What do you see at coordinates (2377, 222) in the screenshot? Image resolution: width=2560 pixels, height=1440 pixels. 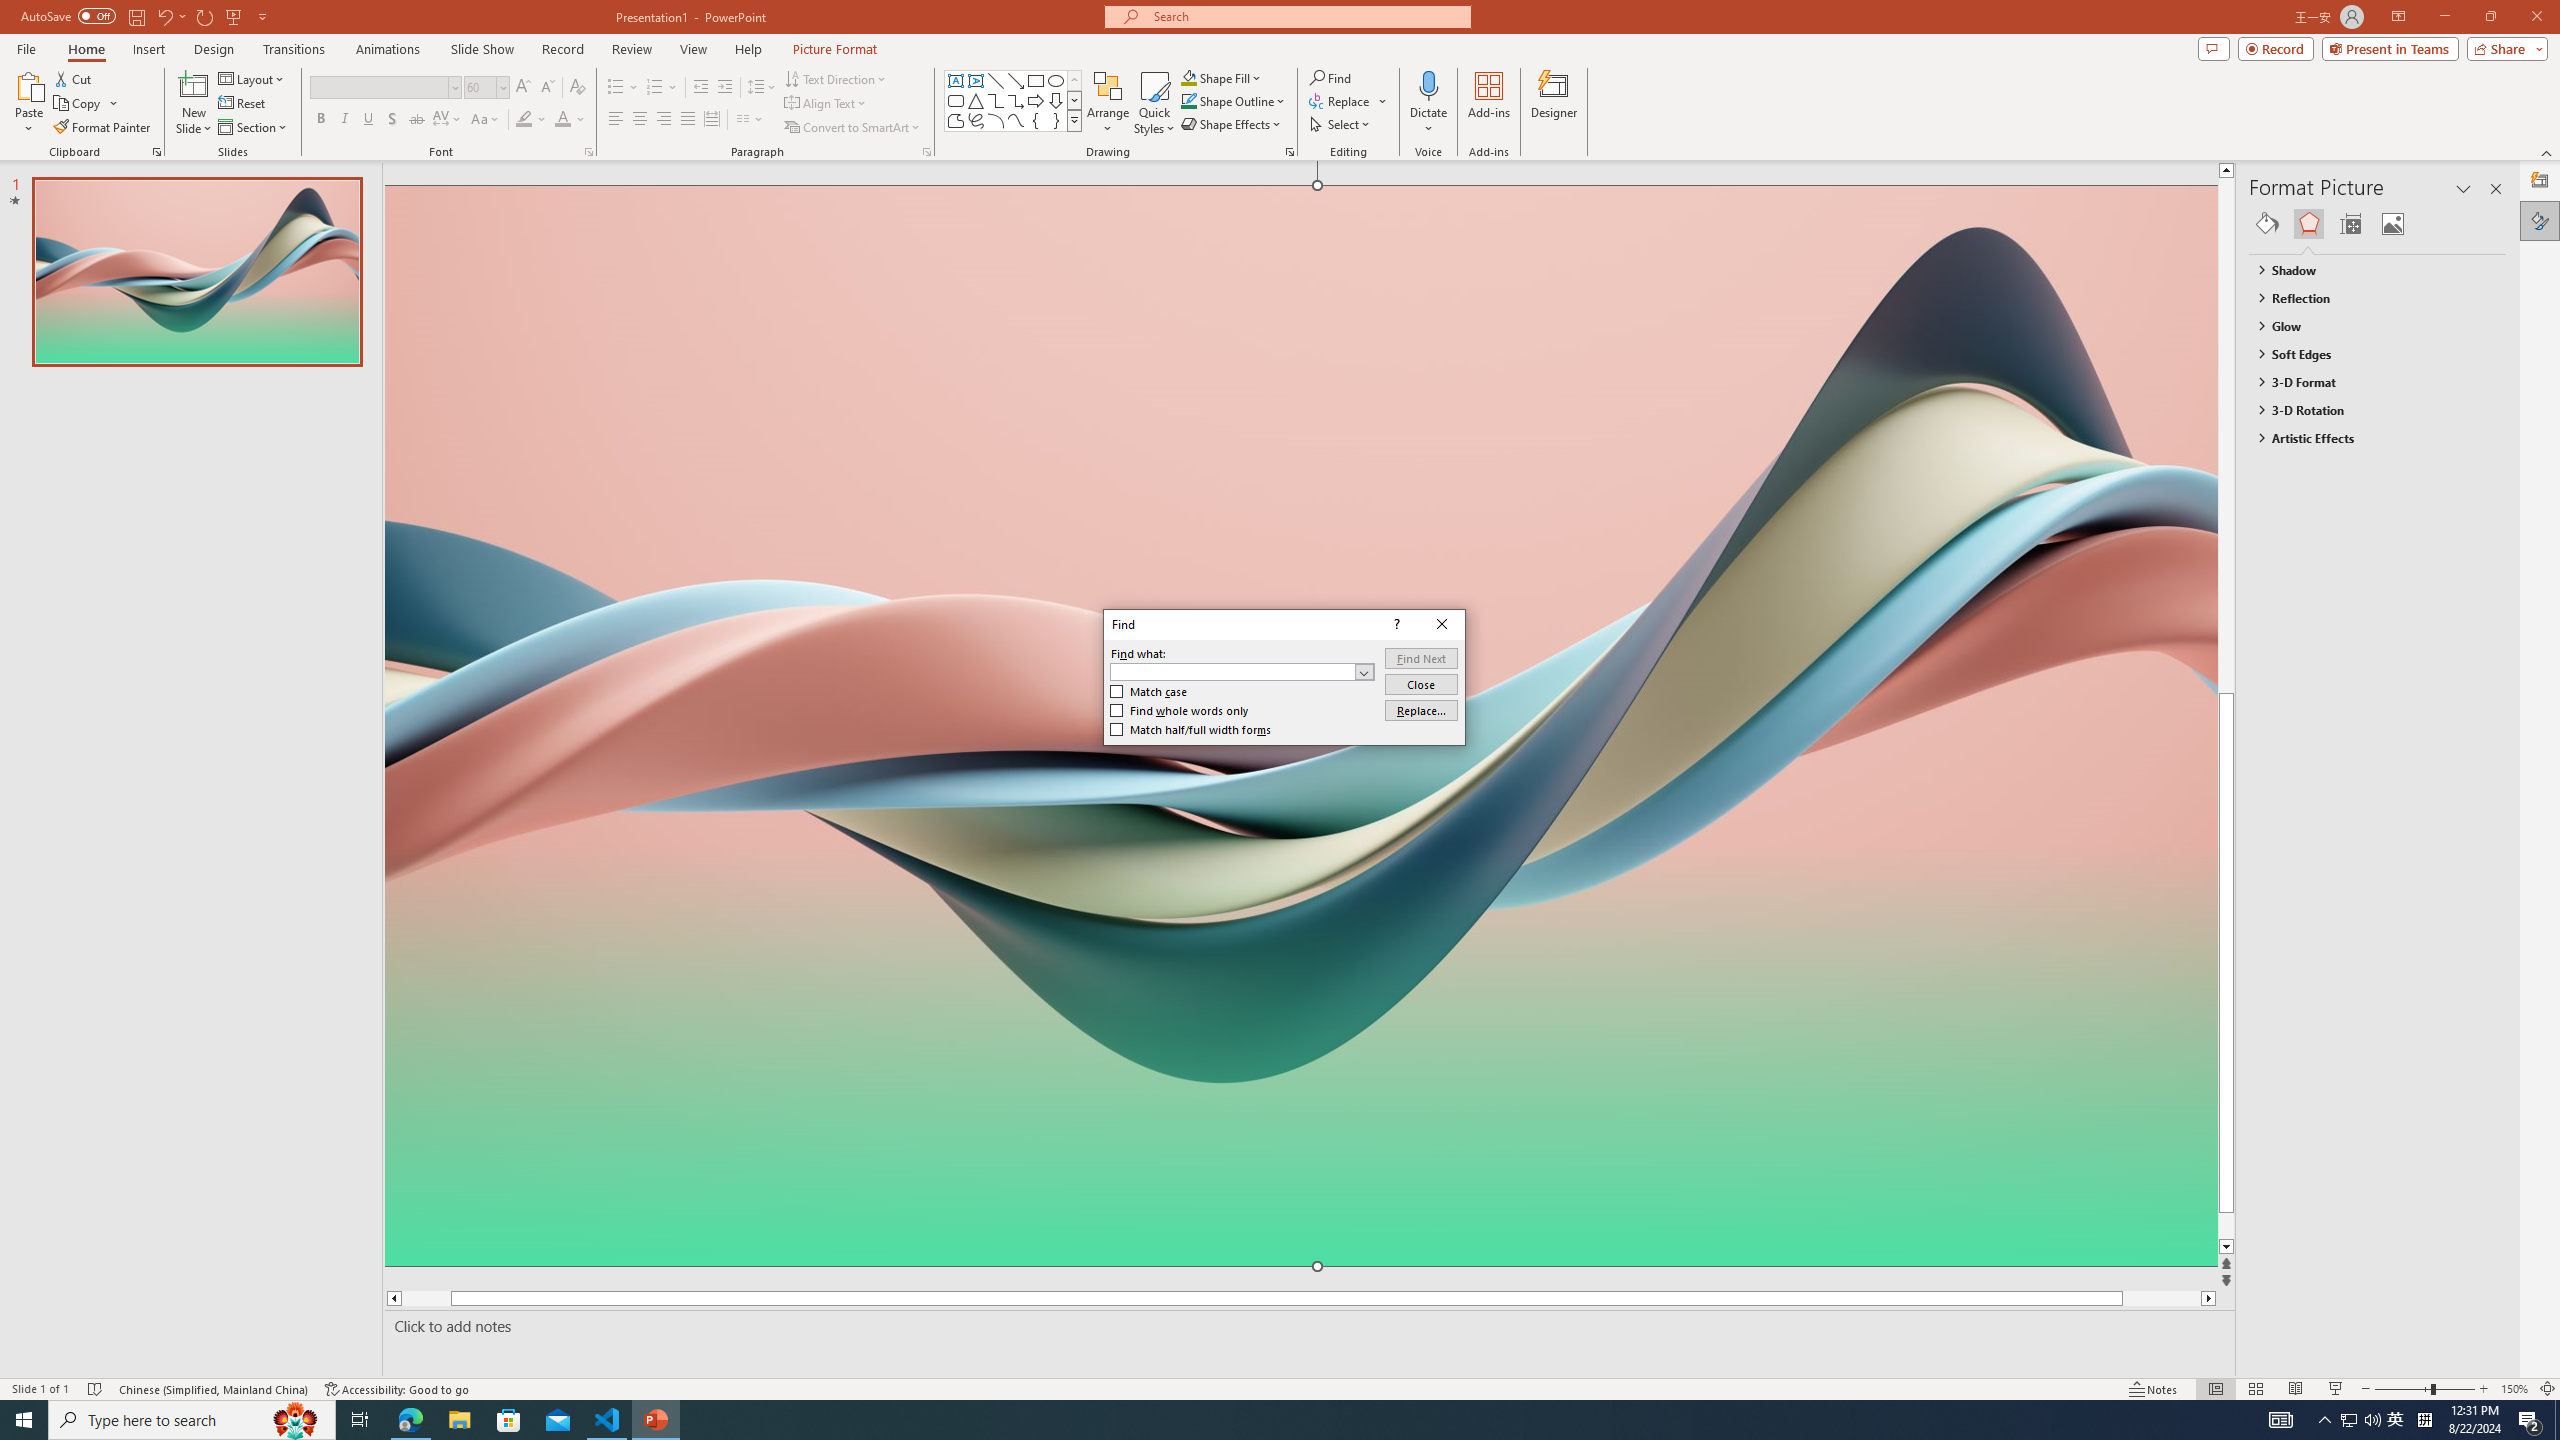 I see `'Class: NetUIGalleryContainer'` at bounding box center [2377, 222].